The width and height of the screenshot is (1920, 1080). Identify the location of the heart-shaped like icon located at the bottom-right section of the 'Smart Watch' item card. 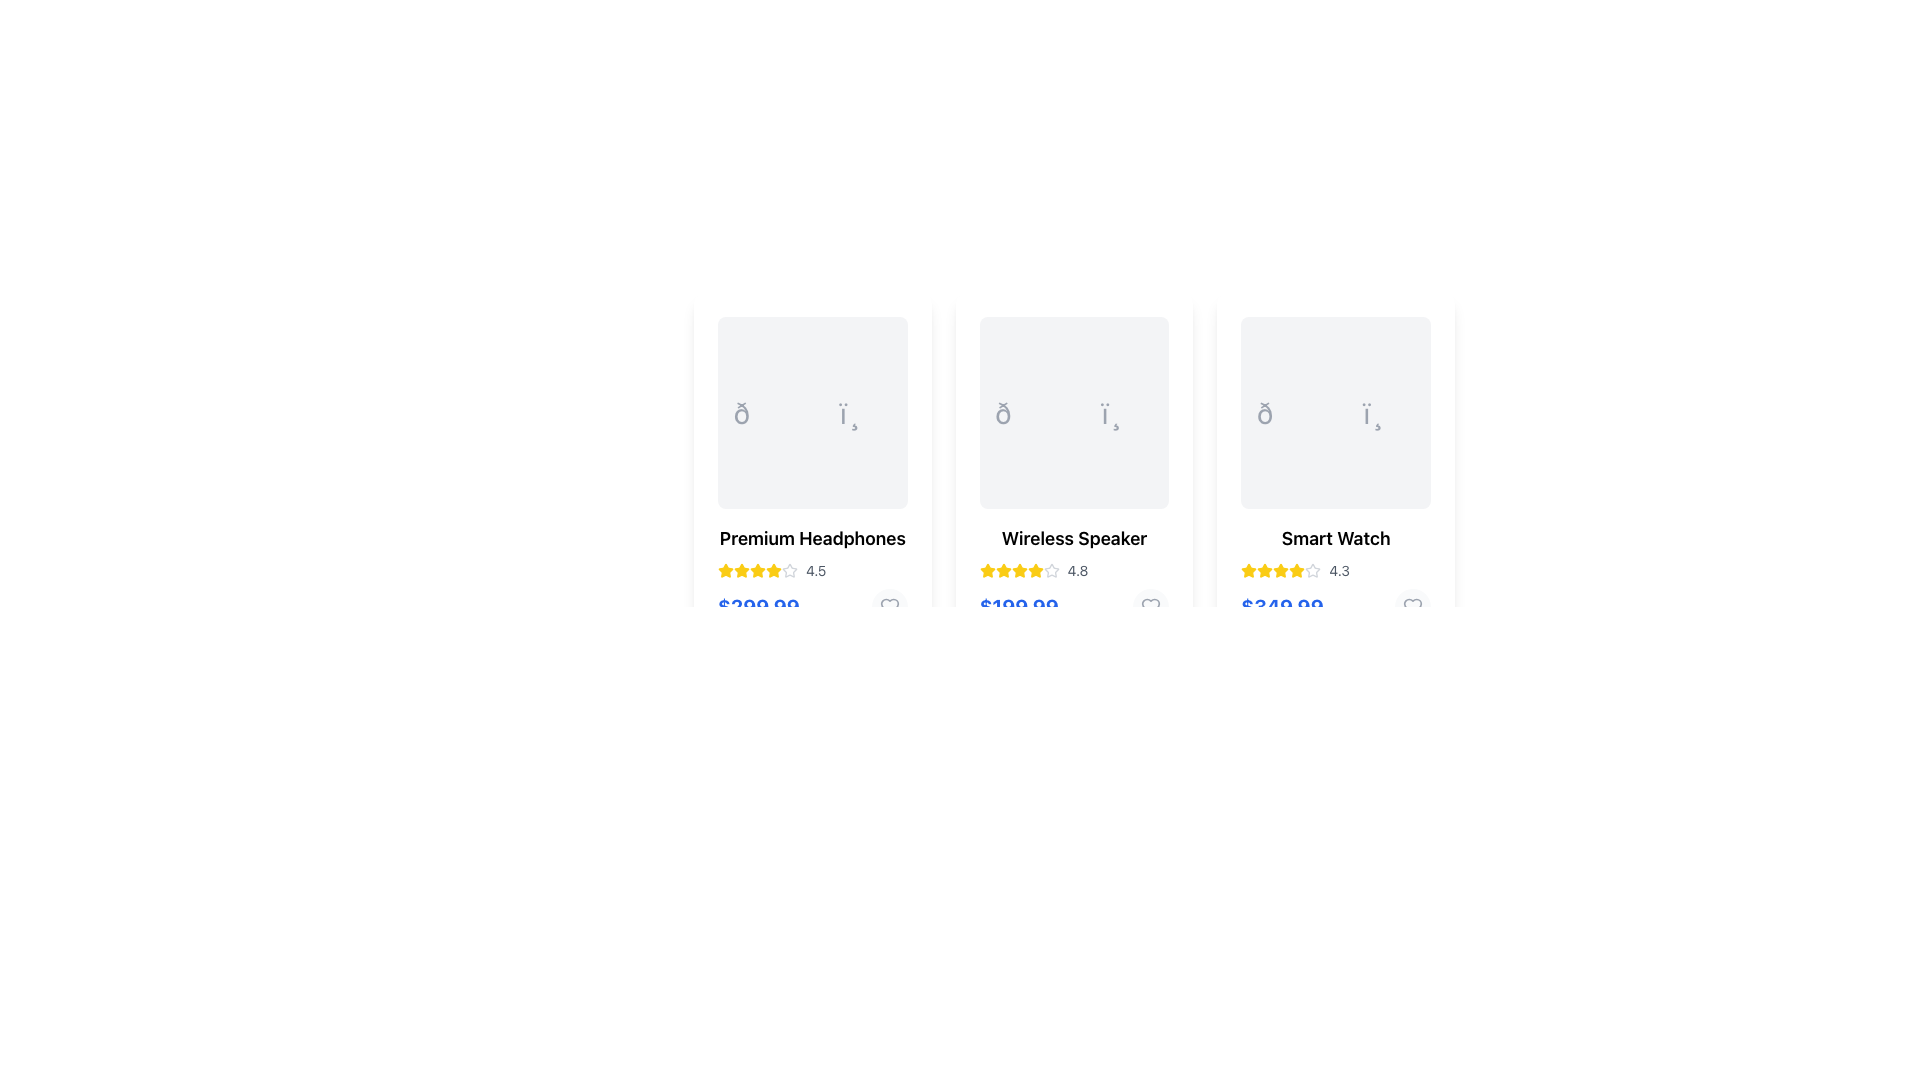
(1411, 605).